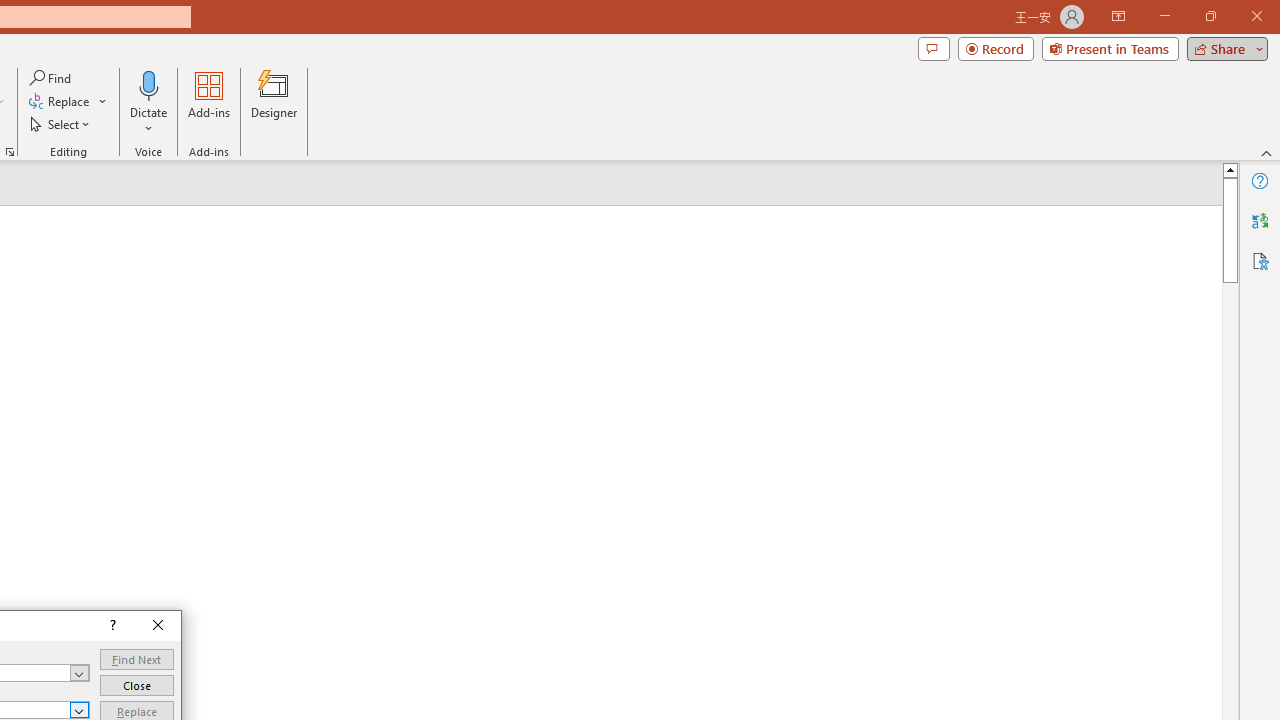  What do you see at coordinates (1229, 168) in the screenshot?
I see `'Line up'` at bounding box center [1229, 168].